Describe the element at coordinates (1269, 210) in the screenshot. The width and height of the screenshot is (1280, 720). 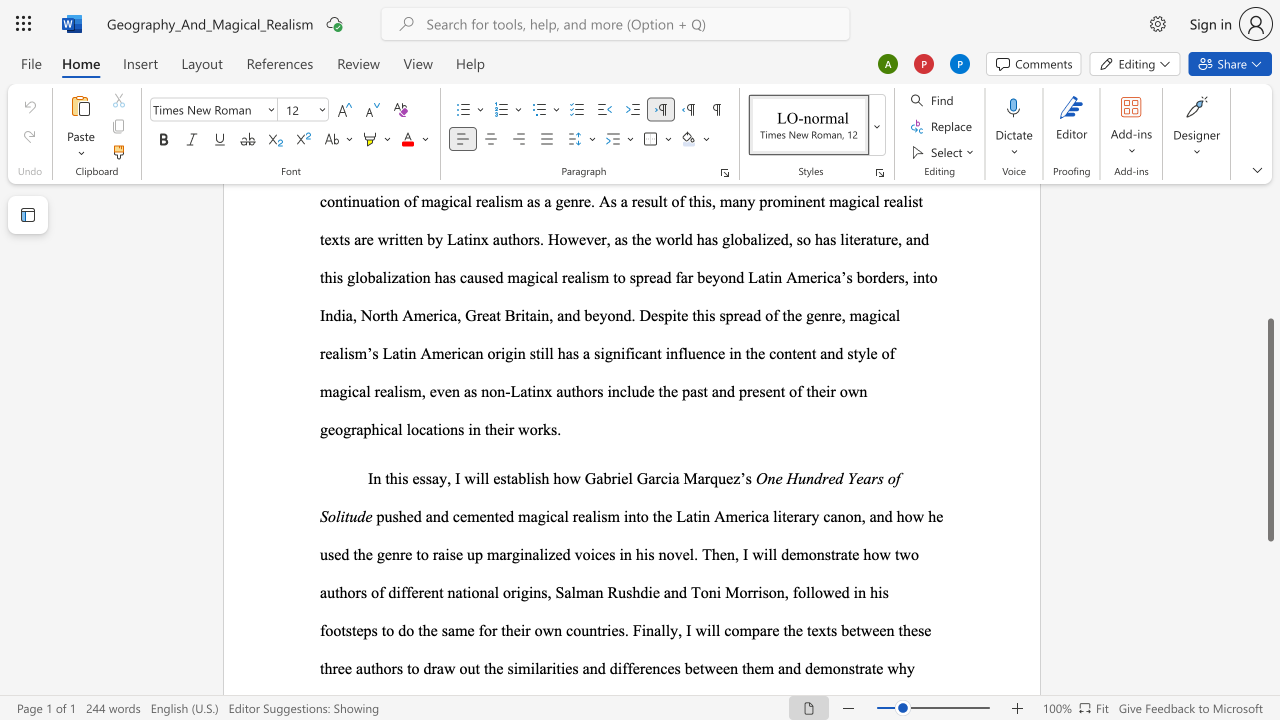
I see `the scrollbar to adjust the page upward` at that location.